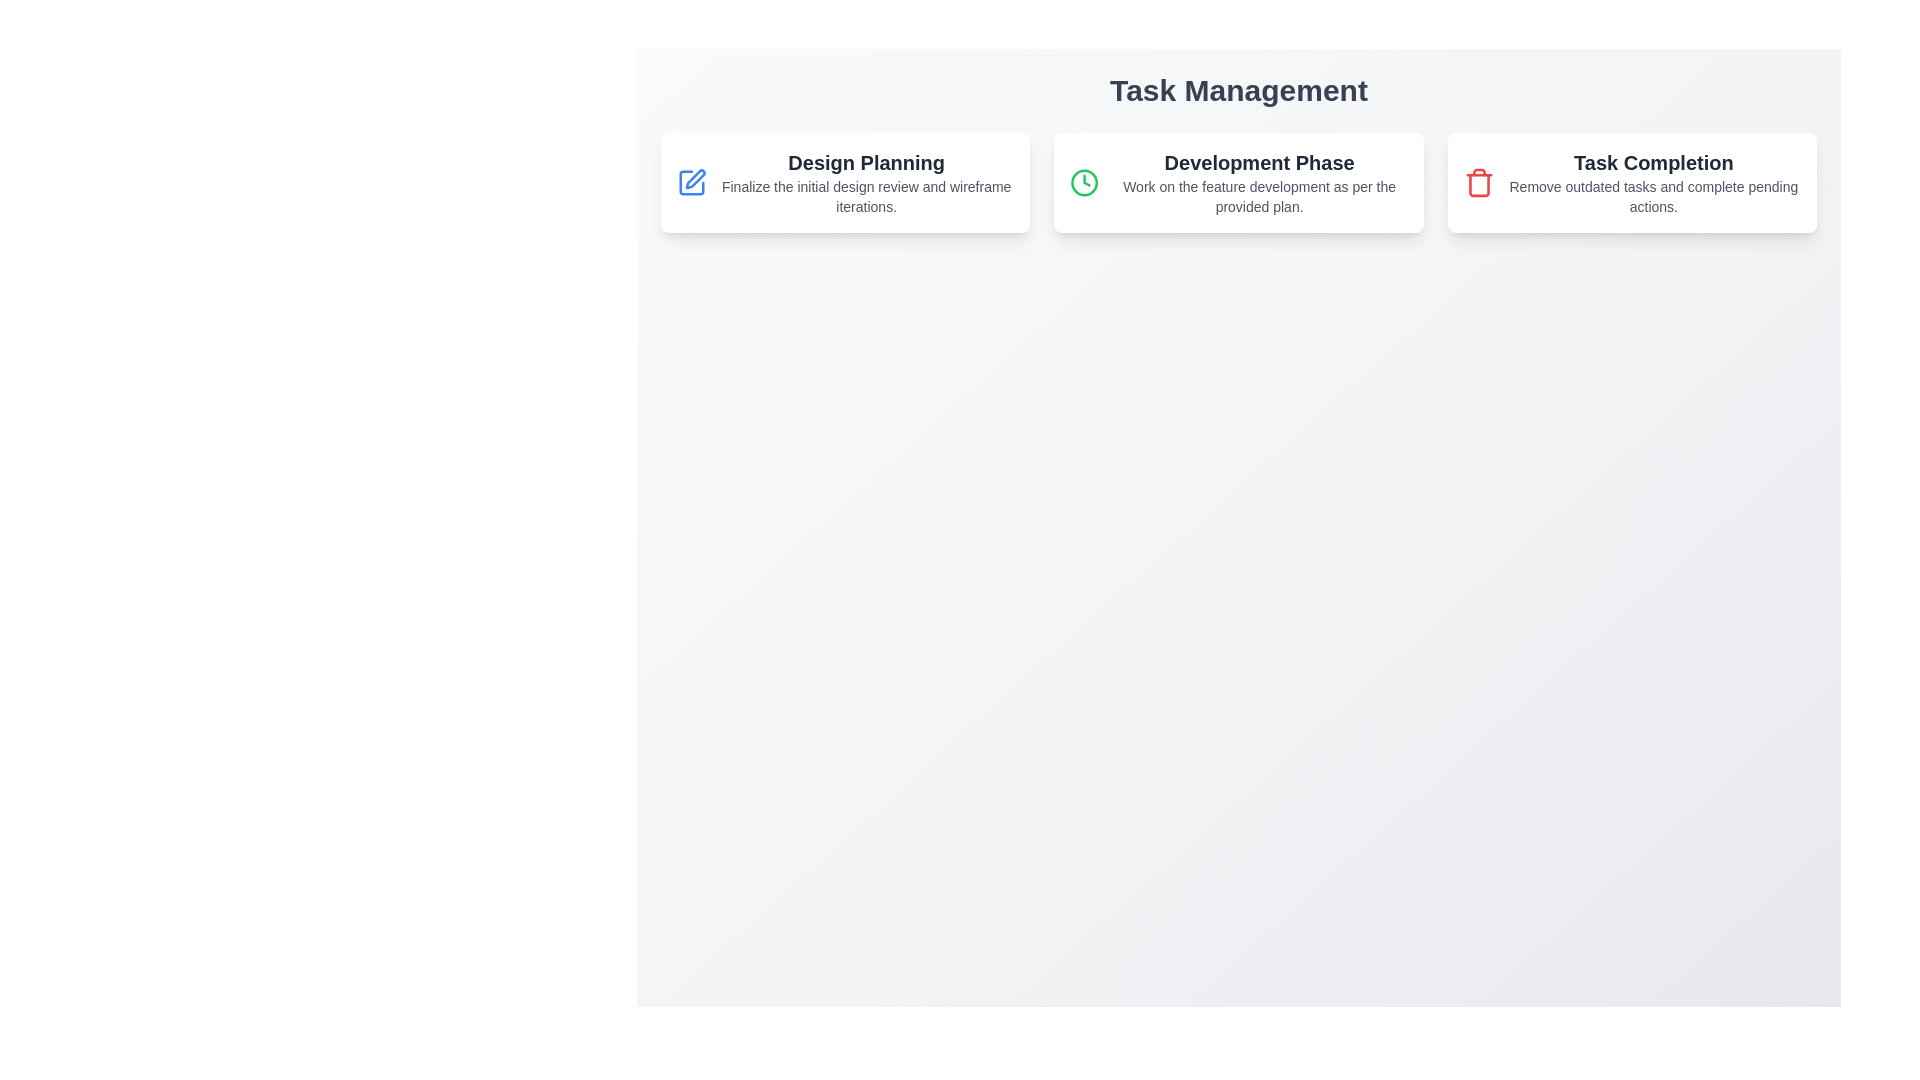  What do you see at coordinates (866, 196) in the screenshot?
I see `the text element that reads 'Finalize the initial design review and wireframe iterations.' positioned below the heading 'Design Planning.'` at bounding box center [866, 196].